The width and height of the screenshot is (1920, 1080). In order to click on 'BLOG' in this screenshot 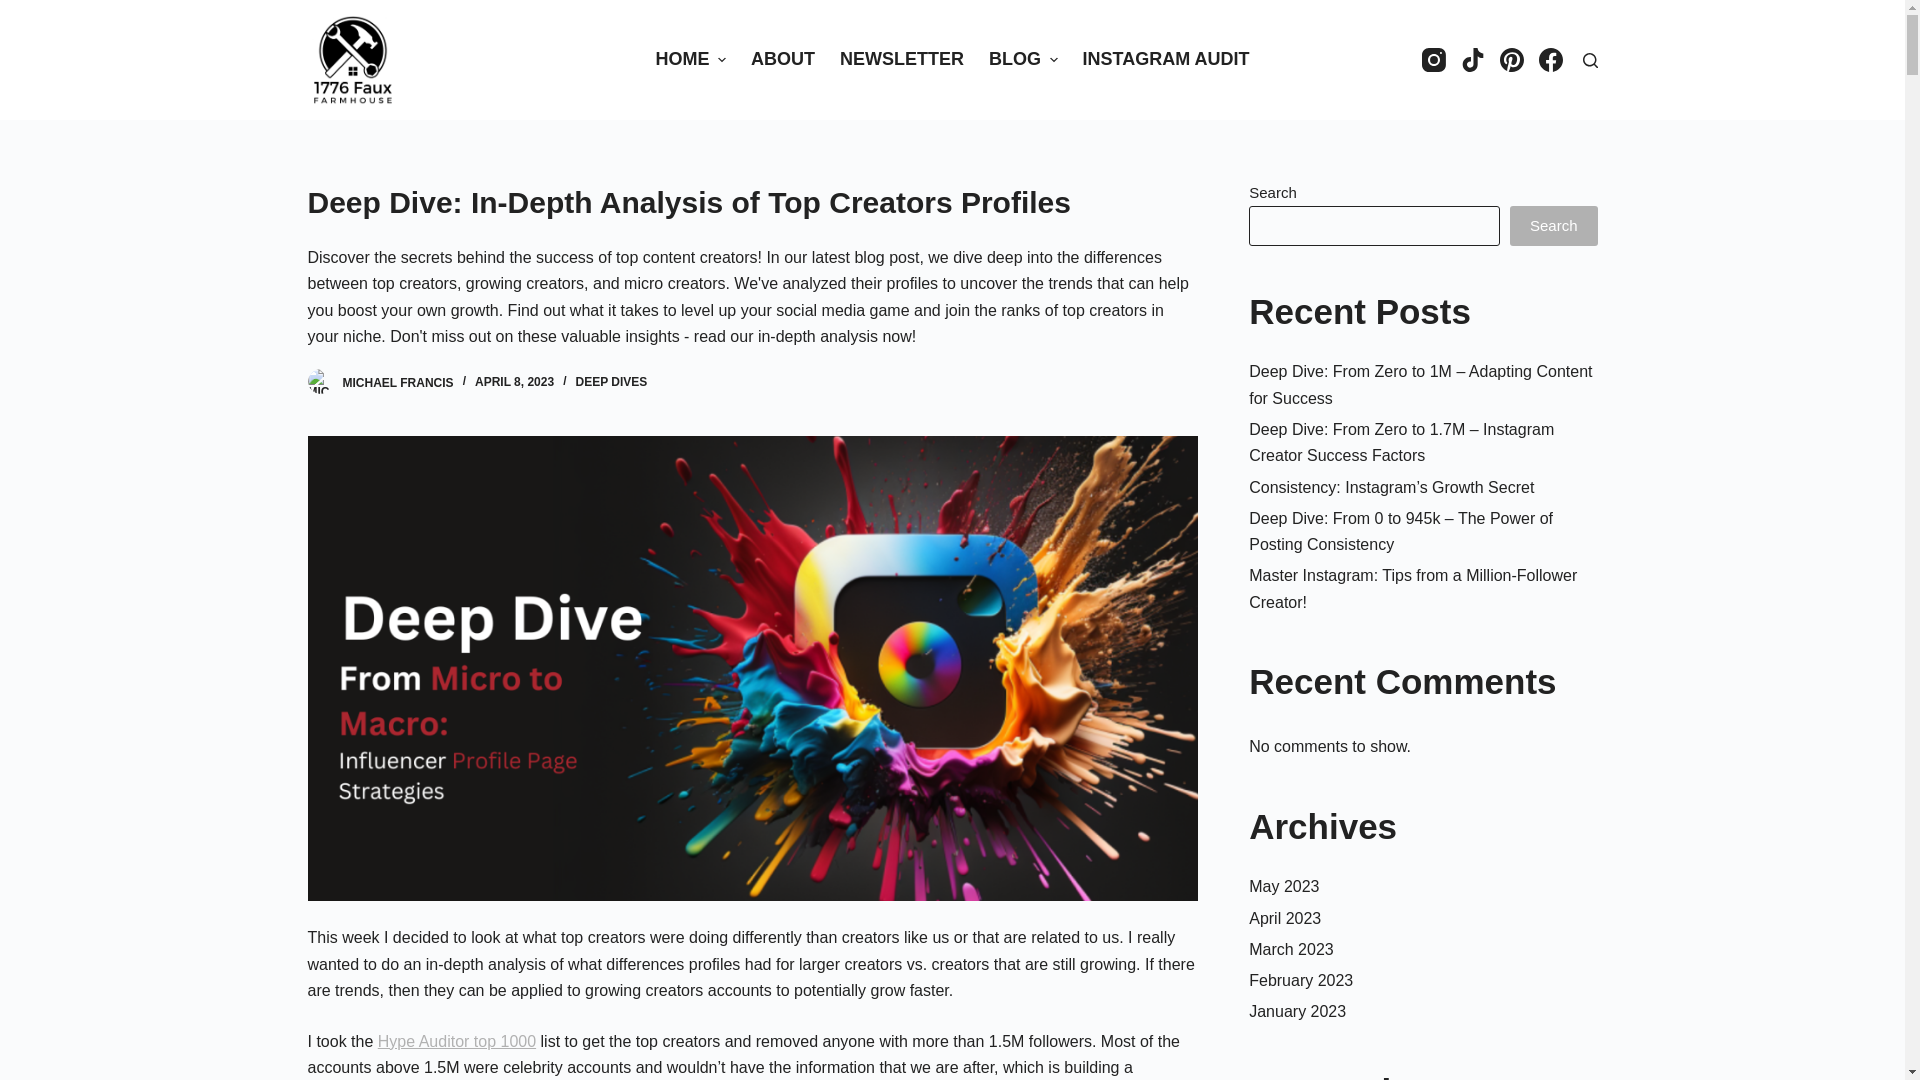, I will do `click(1022, 59)`.